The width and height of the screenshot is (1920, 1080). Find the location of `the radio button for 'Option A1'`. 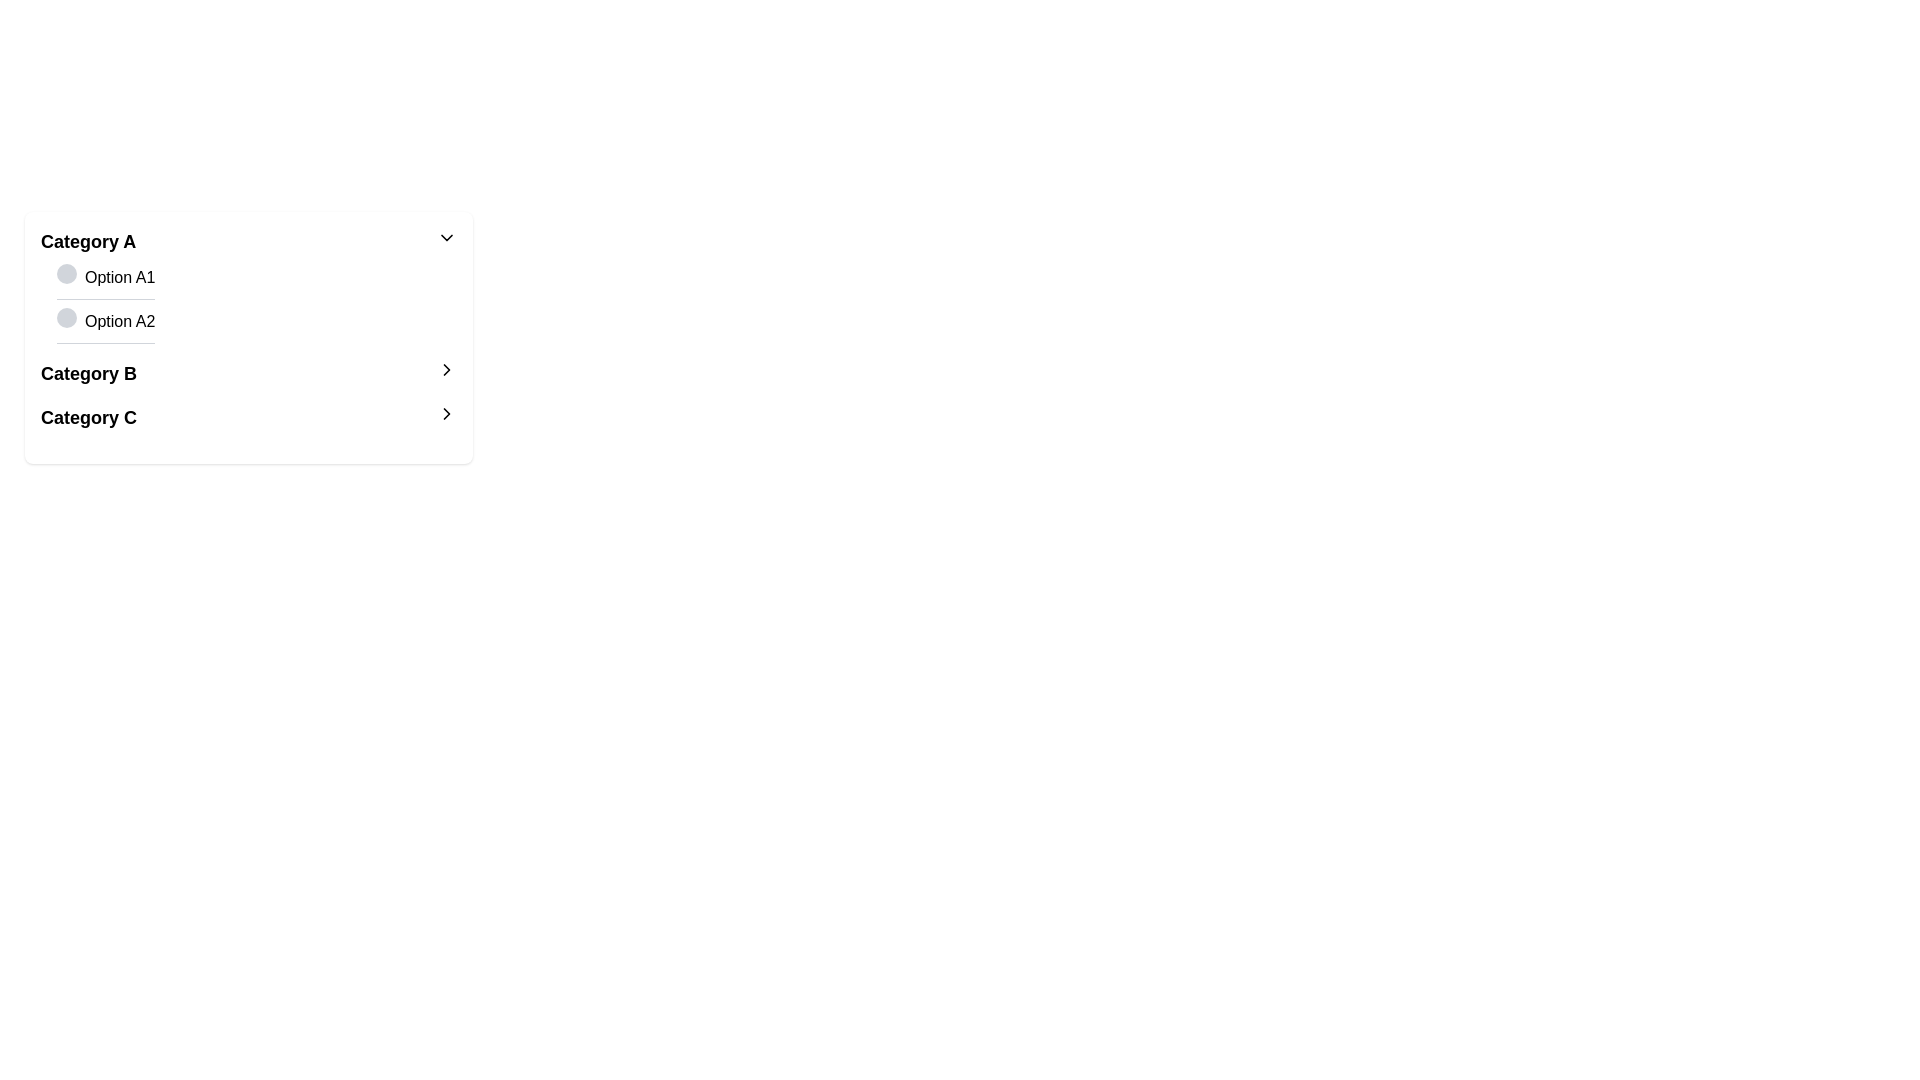

the radio button for 'Option A1' is located at coordinates (67, 277).